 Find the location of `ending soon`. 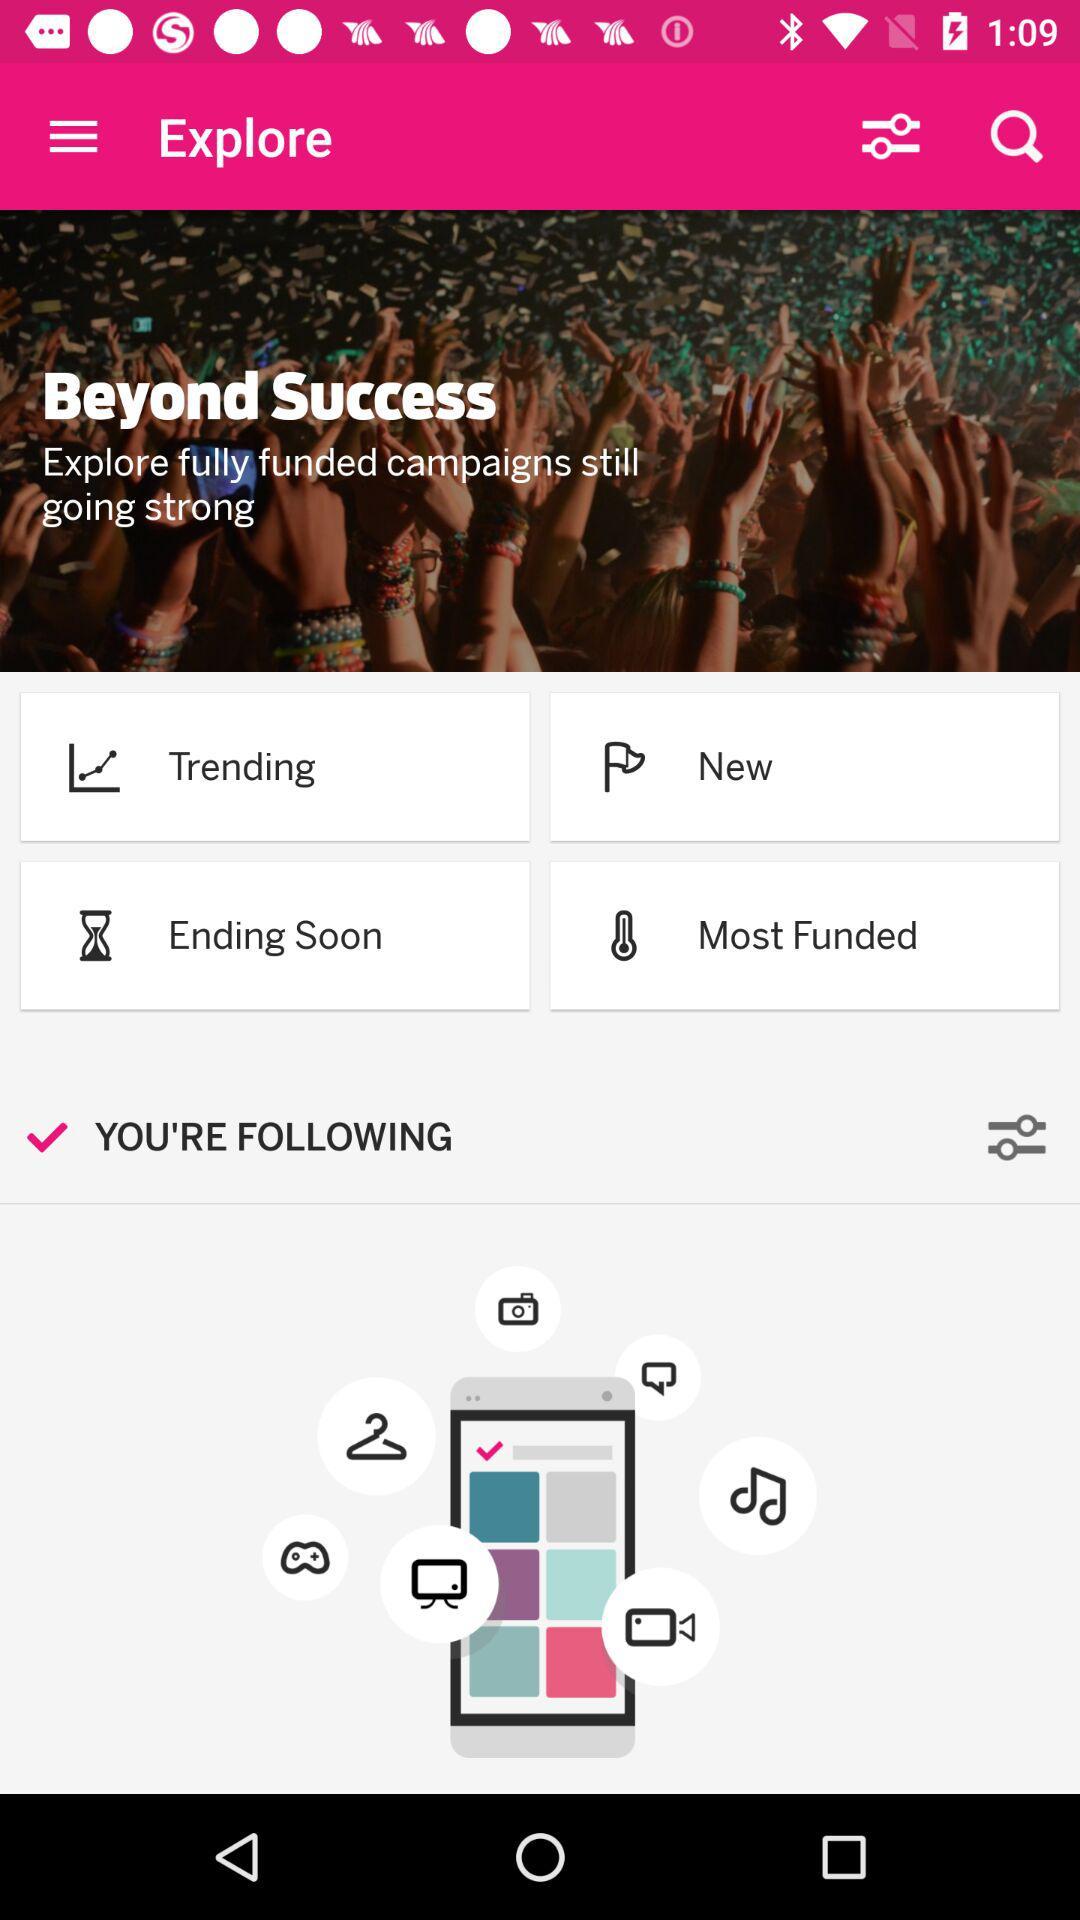

ending soon is located at coordinates (275, 934).